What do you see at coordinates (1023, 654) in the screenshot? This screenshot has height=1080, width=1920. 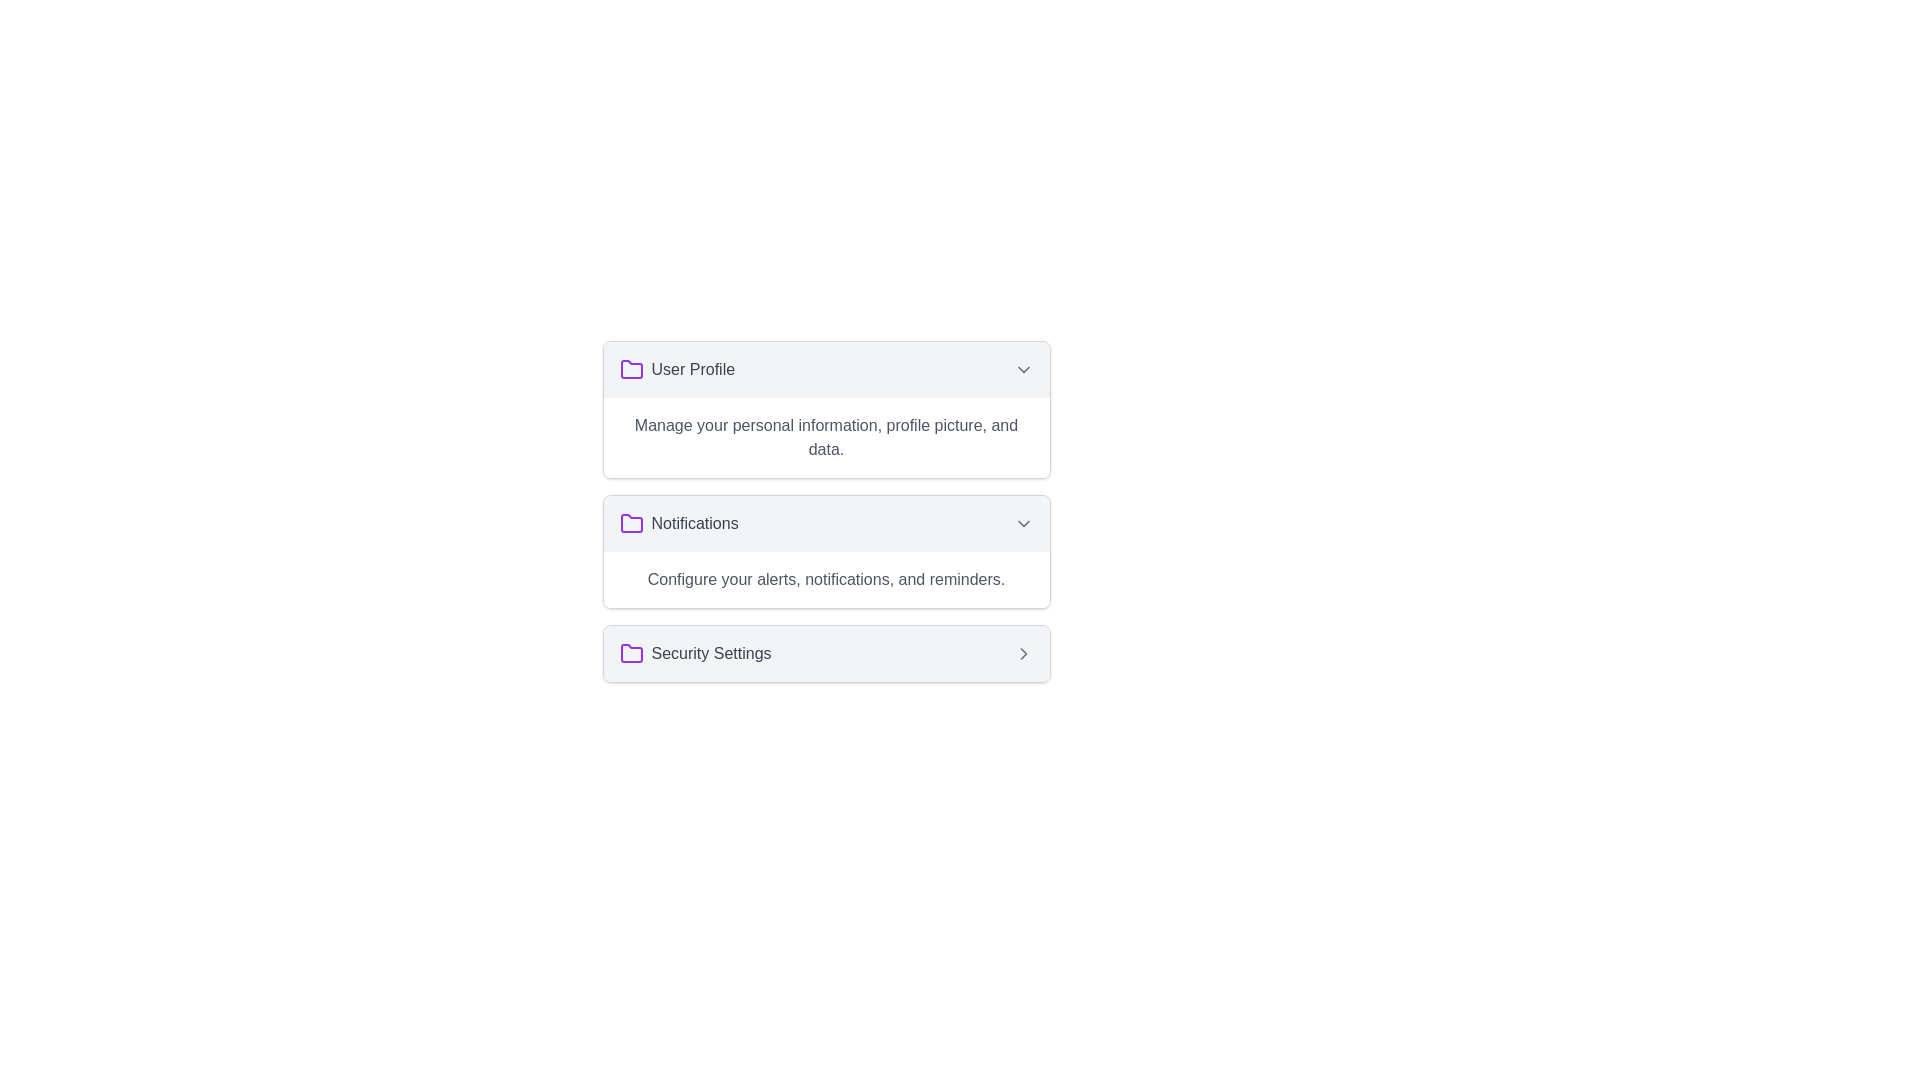 I see `the SVG-based chevron arrow indicating the expandable 'Security Settings' section` at bounding box center [1023, 654].